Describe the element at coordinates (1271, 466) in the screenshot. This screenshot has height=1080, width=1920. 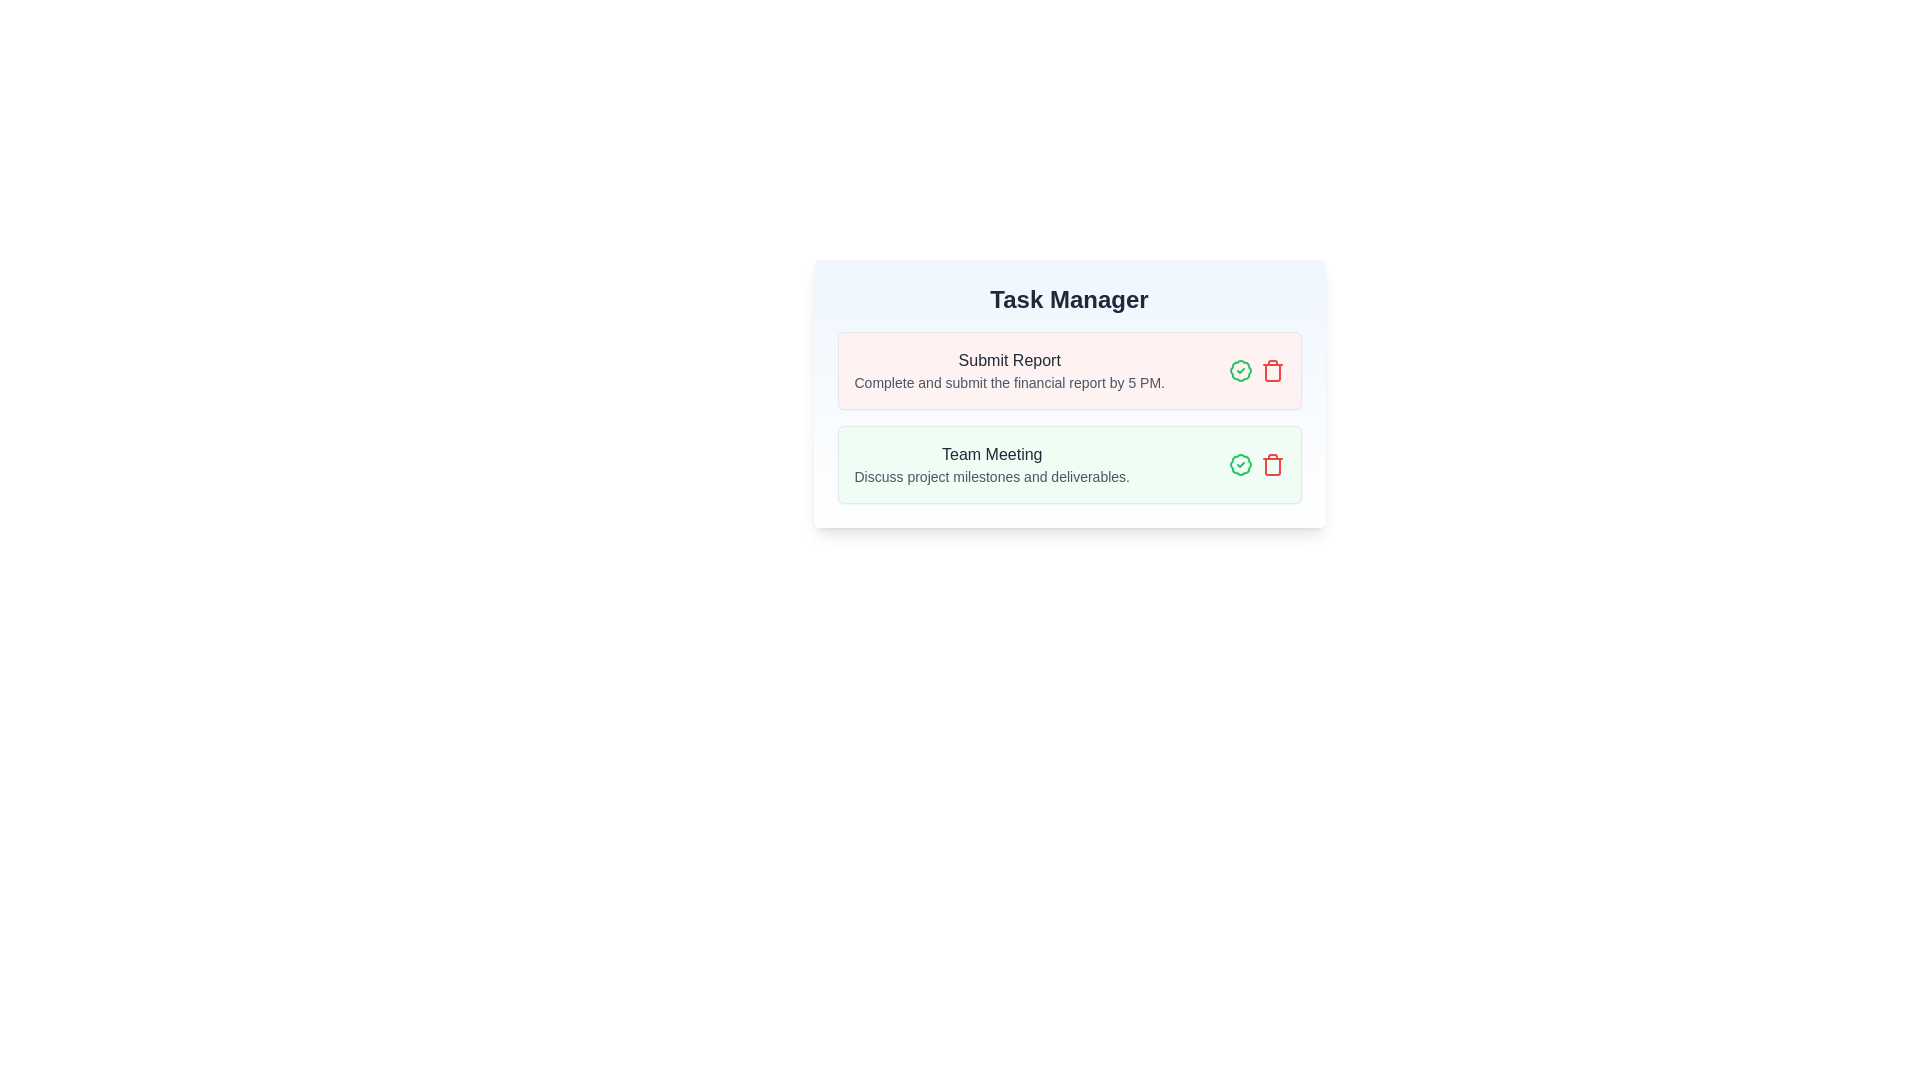
I see `the second trash bin icon located in the lower-right corner of the 'Team Meeting' task entry` at that location.